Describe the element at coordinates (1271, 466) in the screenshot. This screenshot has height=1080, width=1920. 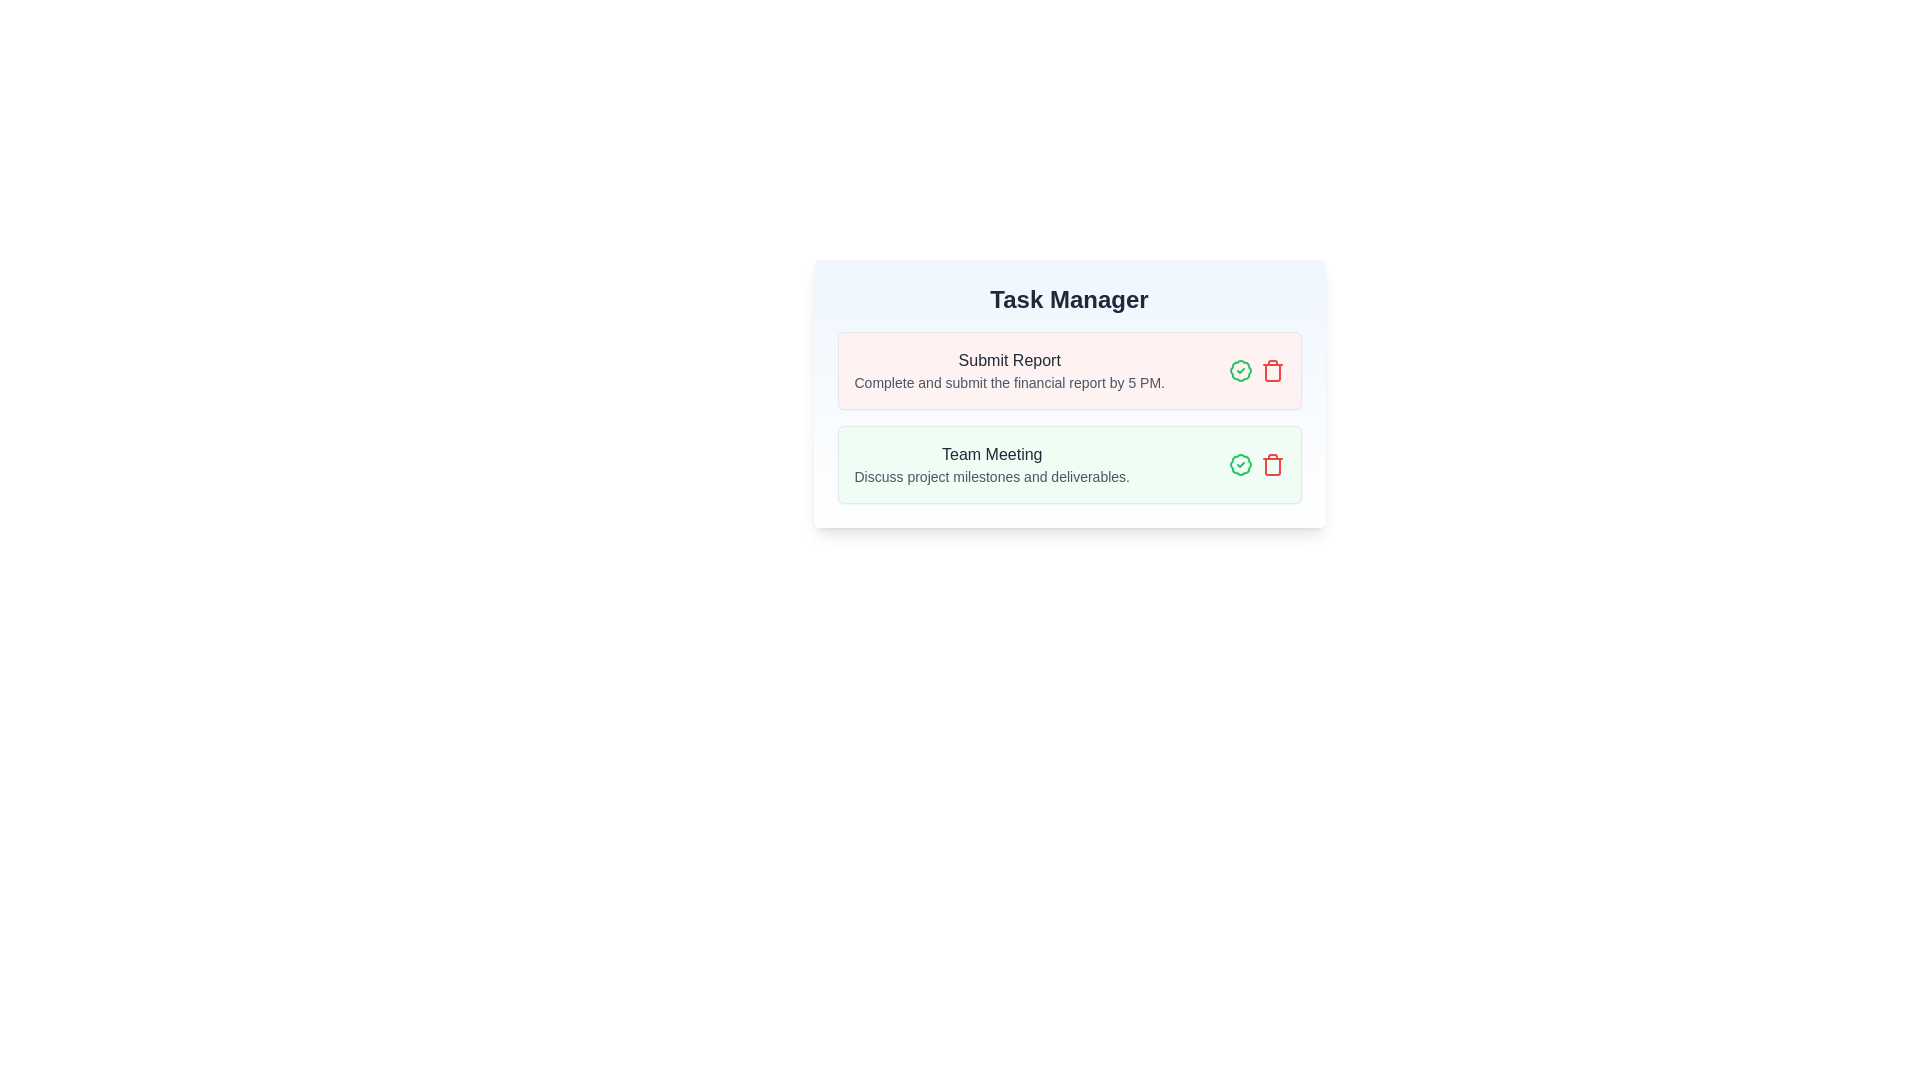
I see `the second trash bin icon located in the lower-right corner of the 'Team Meeting' task entry` at that location.